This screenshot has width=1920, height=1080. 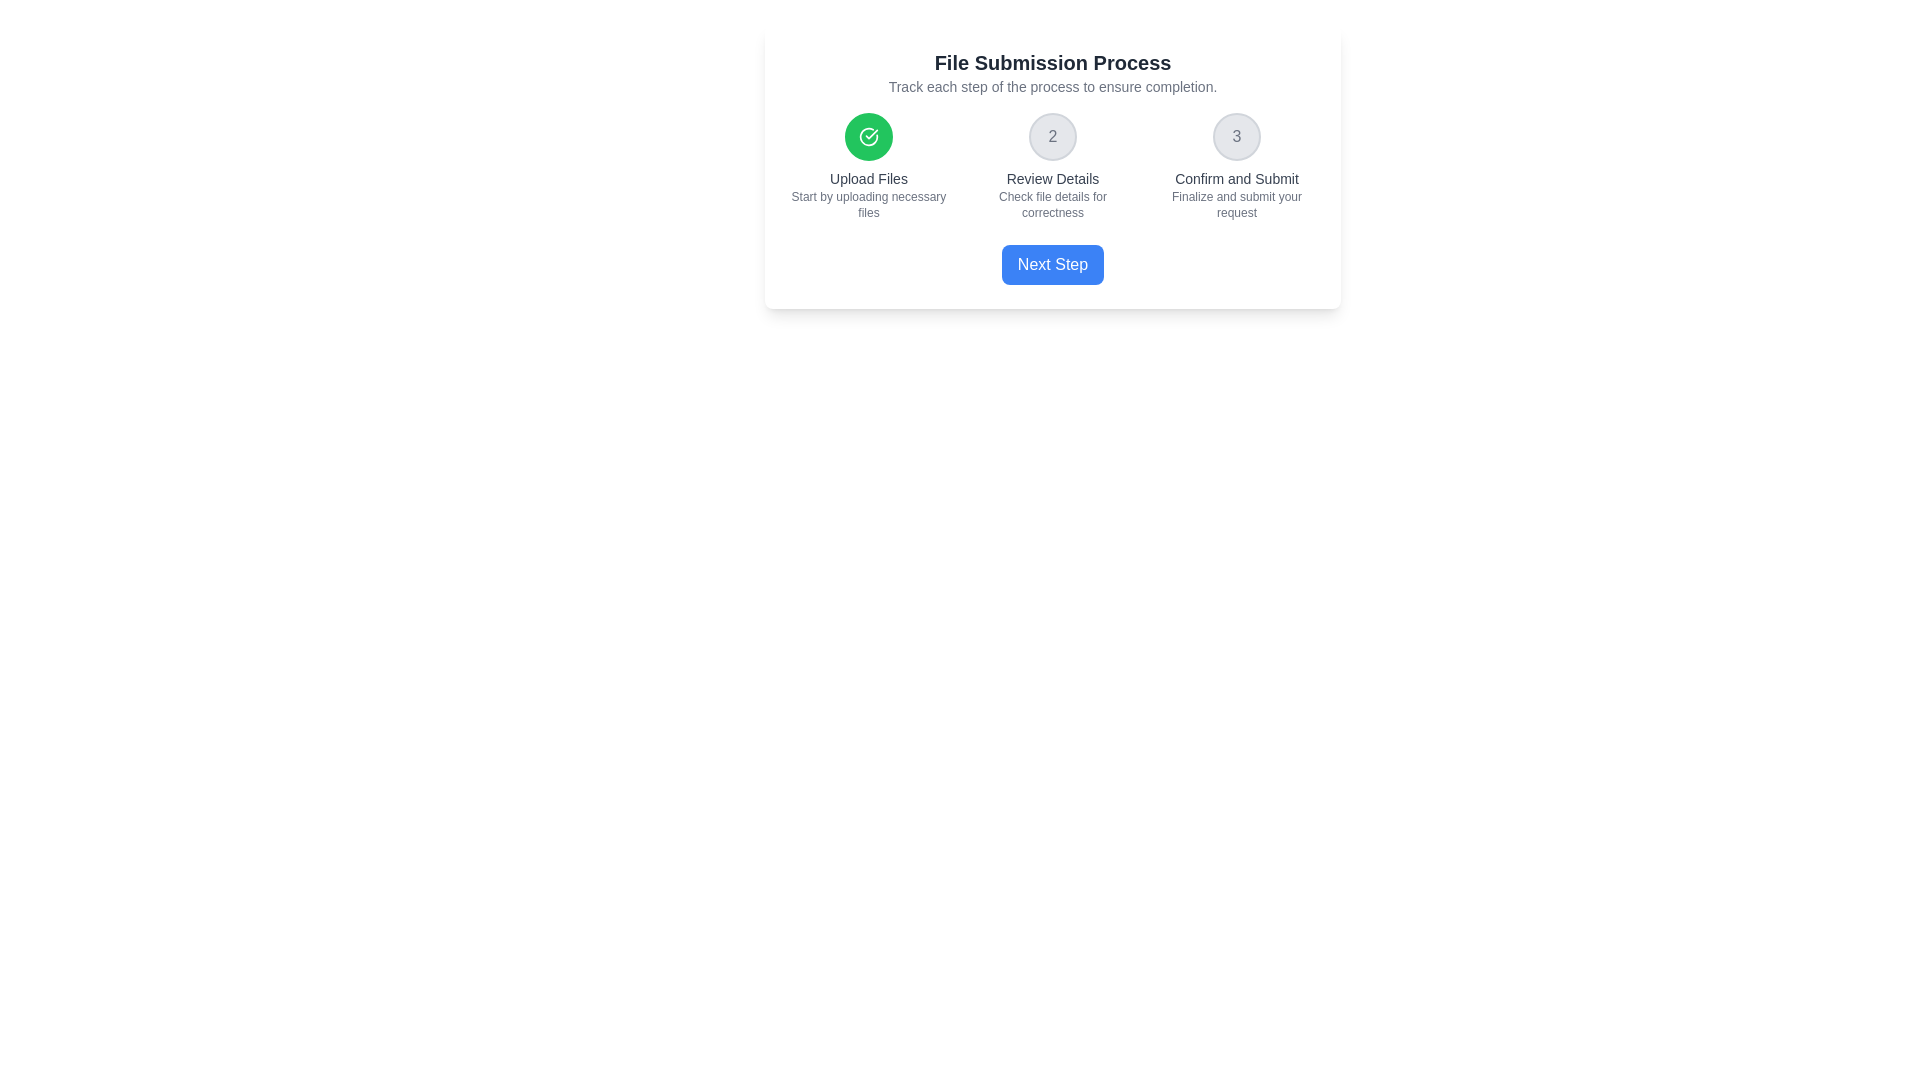 What do you see at coordinates (1051, 165) in the screenshot?
I see `the middle step of the Interactive Step Indicator, which features a circular button with the number '2' and the title 'Review Details' beneath it` at bounding box center [1051, 165].